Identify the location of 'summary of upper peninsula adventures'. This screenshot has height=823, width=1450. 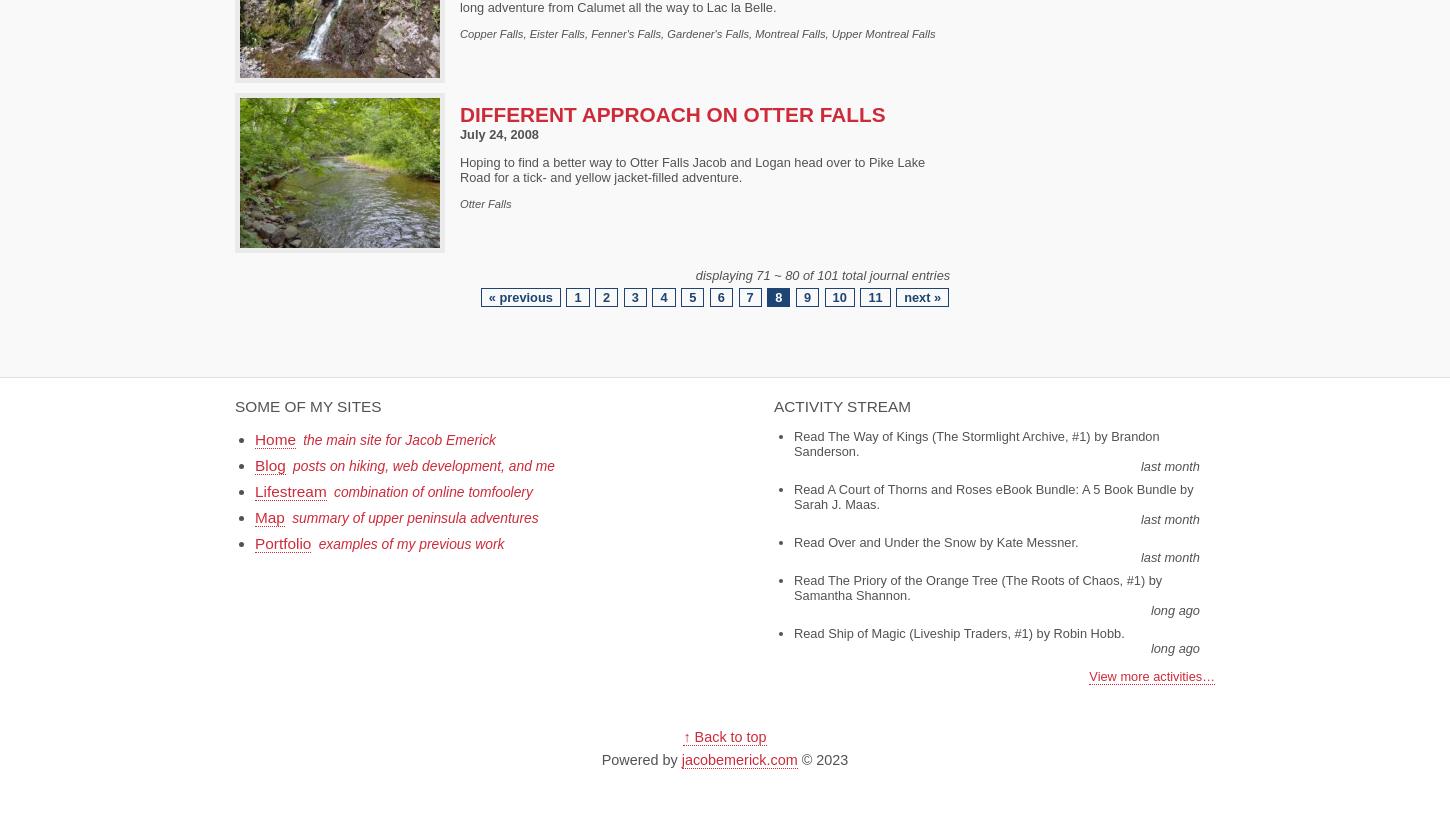
(413, 517).